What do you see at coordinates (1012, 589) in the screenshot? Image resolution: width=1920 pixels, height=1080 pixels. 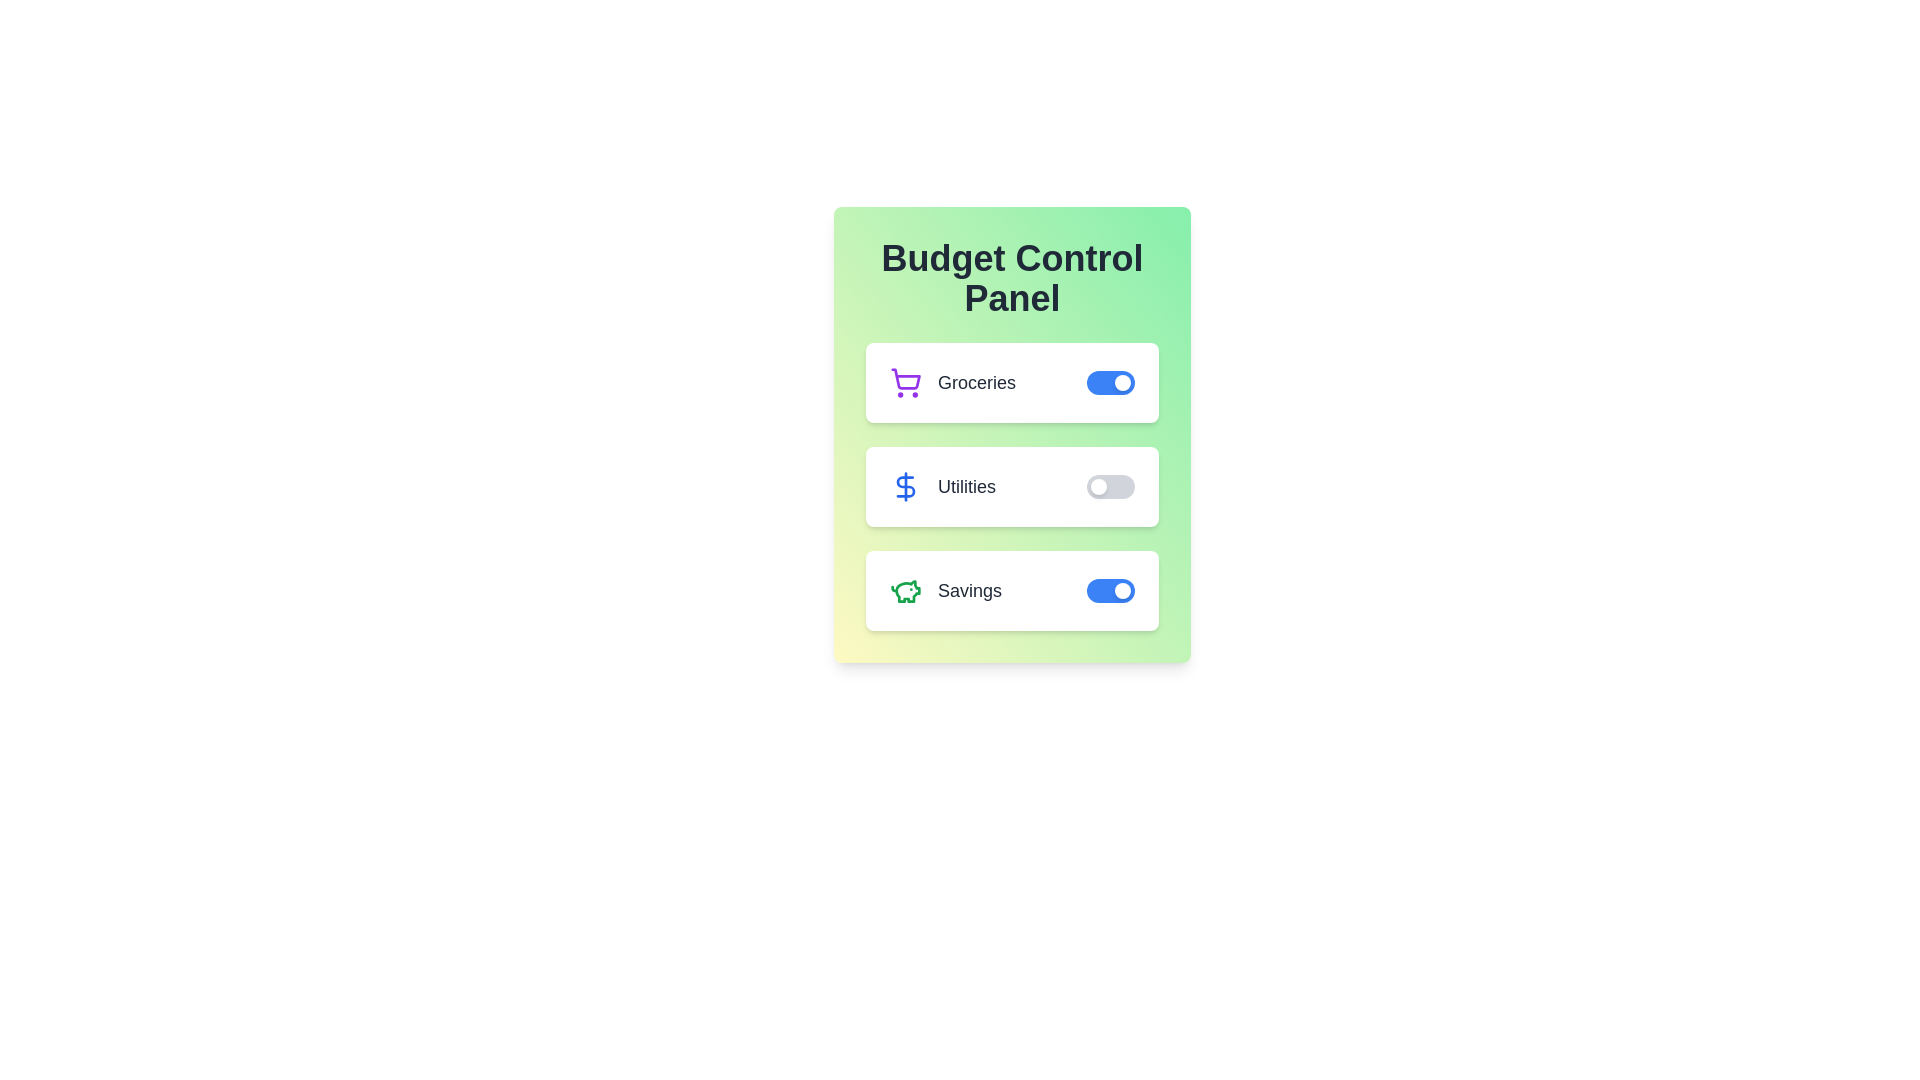 I see `the Savings section to observe its hover effect` at bounding box center [1012, 589].